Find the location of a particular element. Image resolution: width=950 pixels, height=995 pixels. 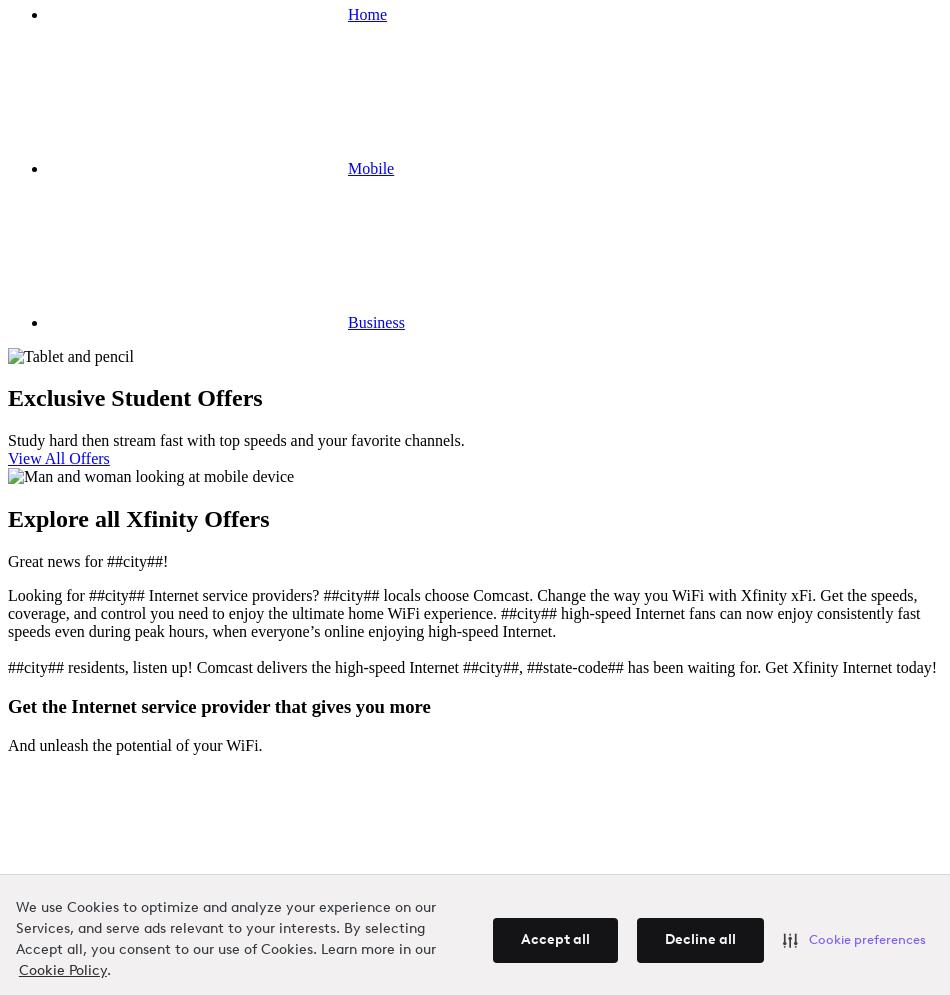

'Exclusive Student Offers' is located at coordinates (134, 398).